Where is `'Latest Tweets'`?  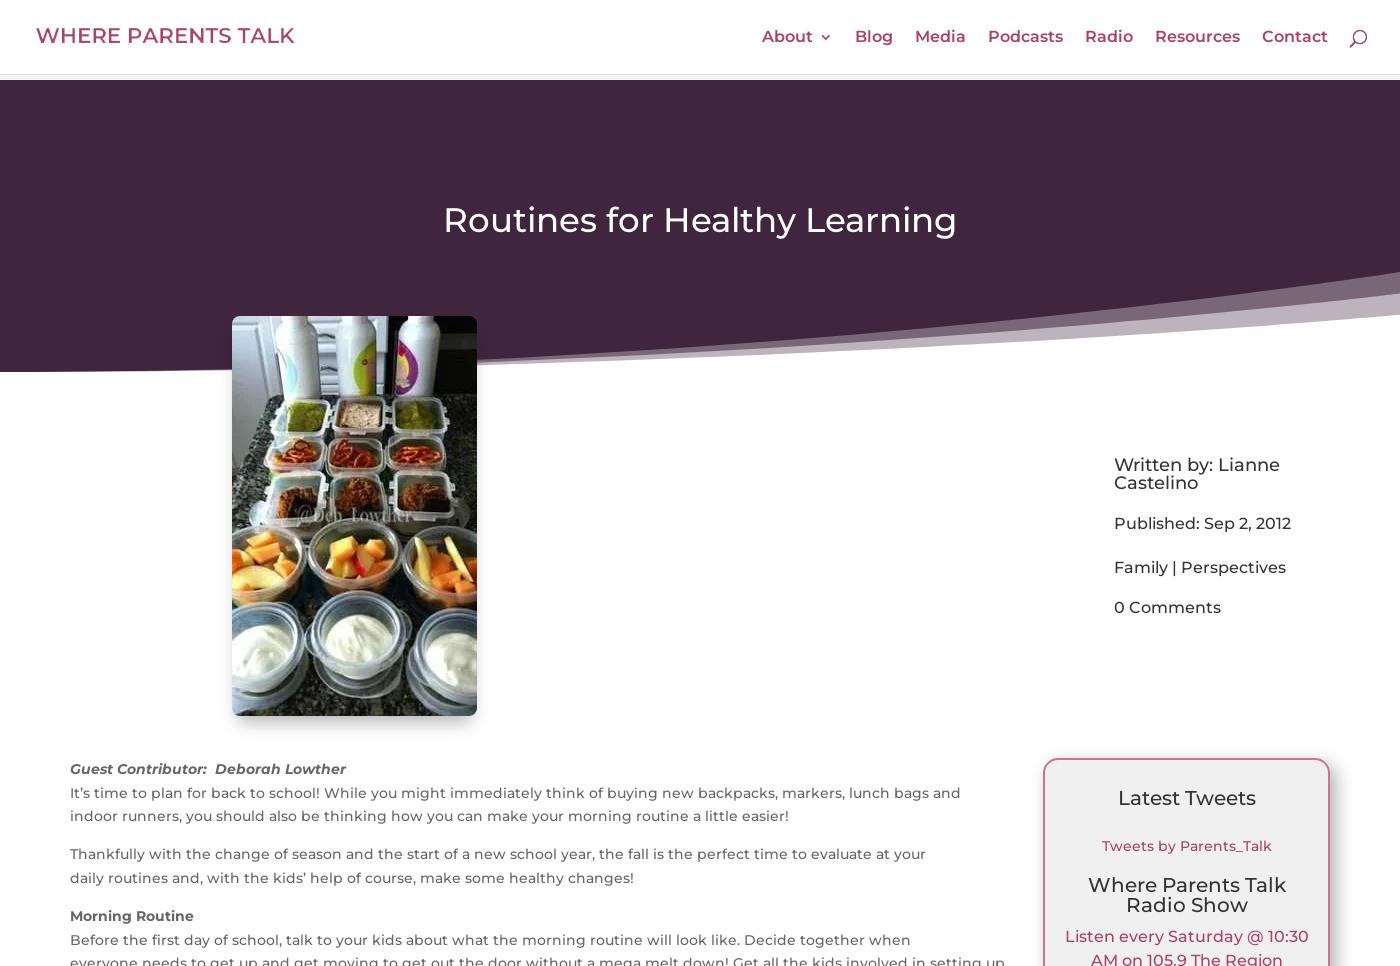 'Latest Tweets' is located at coordinates (1185, 797).